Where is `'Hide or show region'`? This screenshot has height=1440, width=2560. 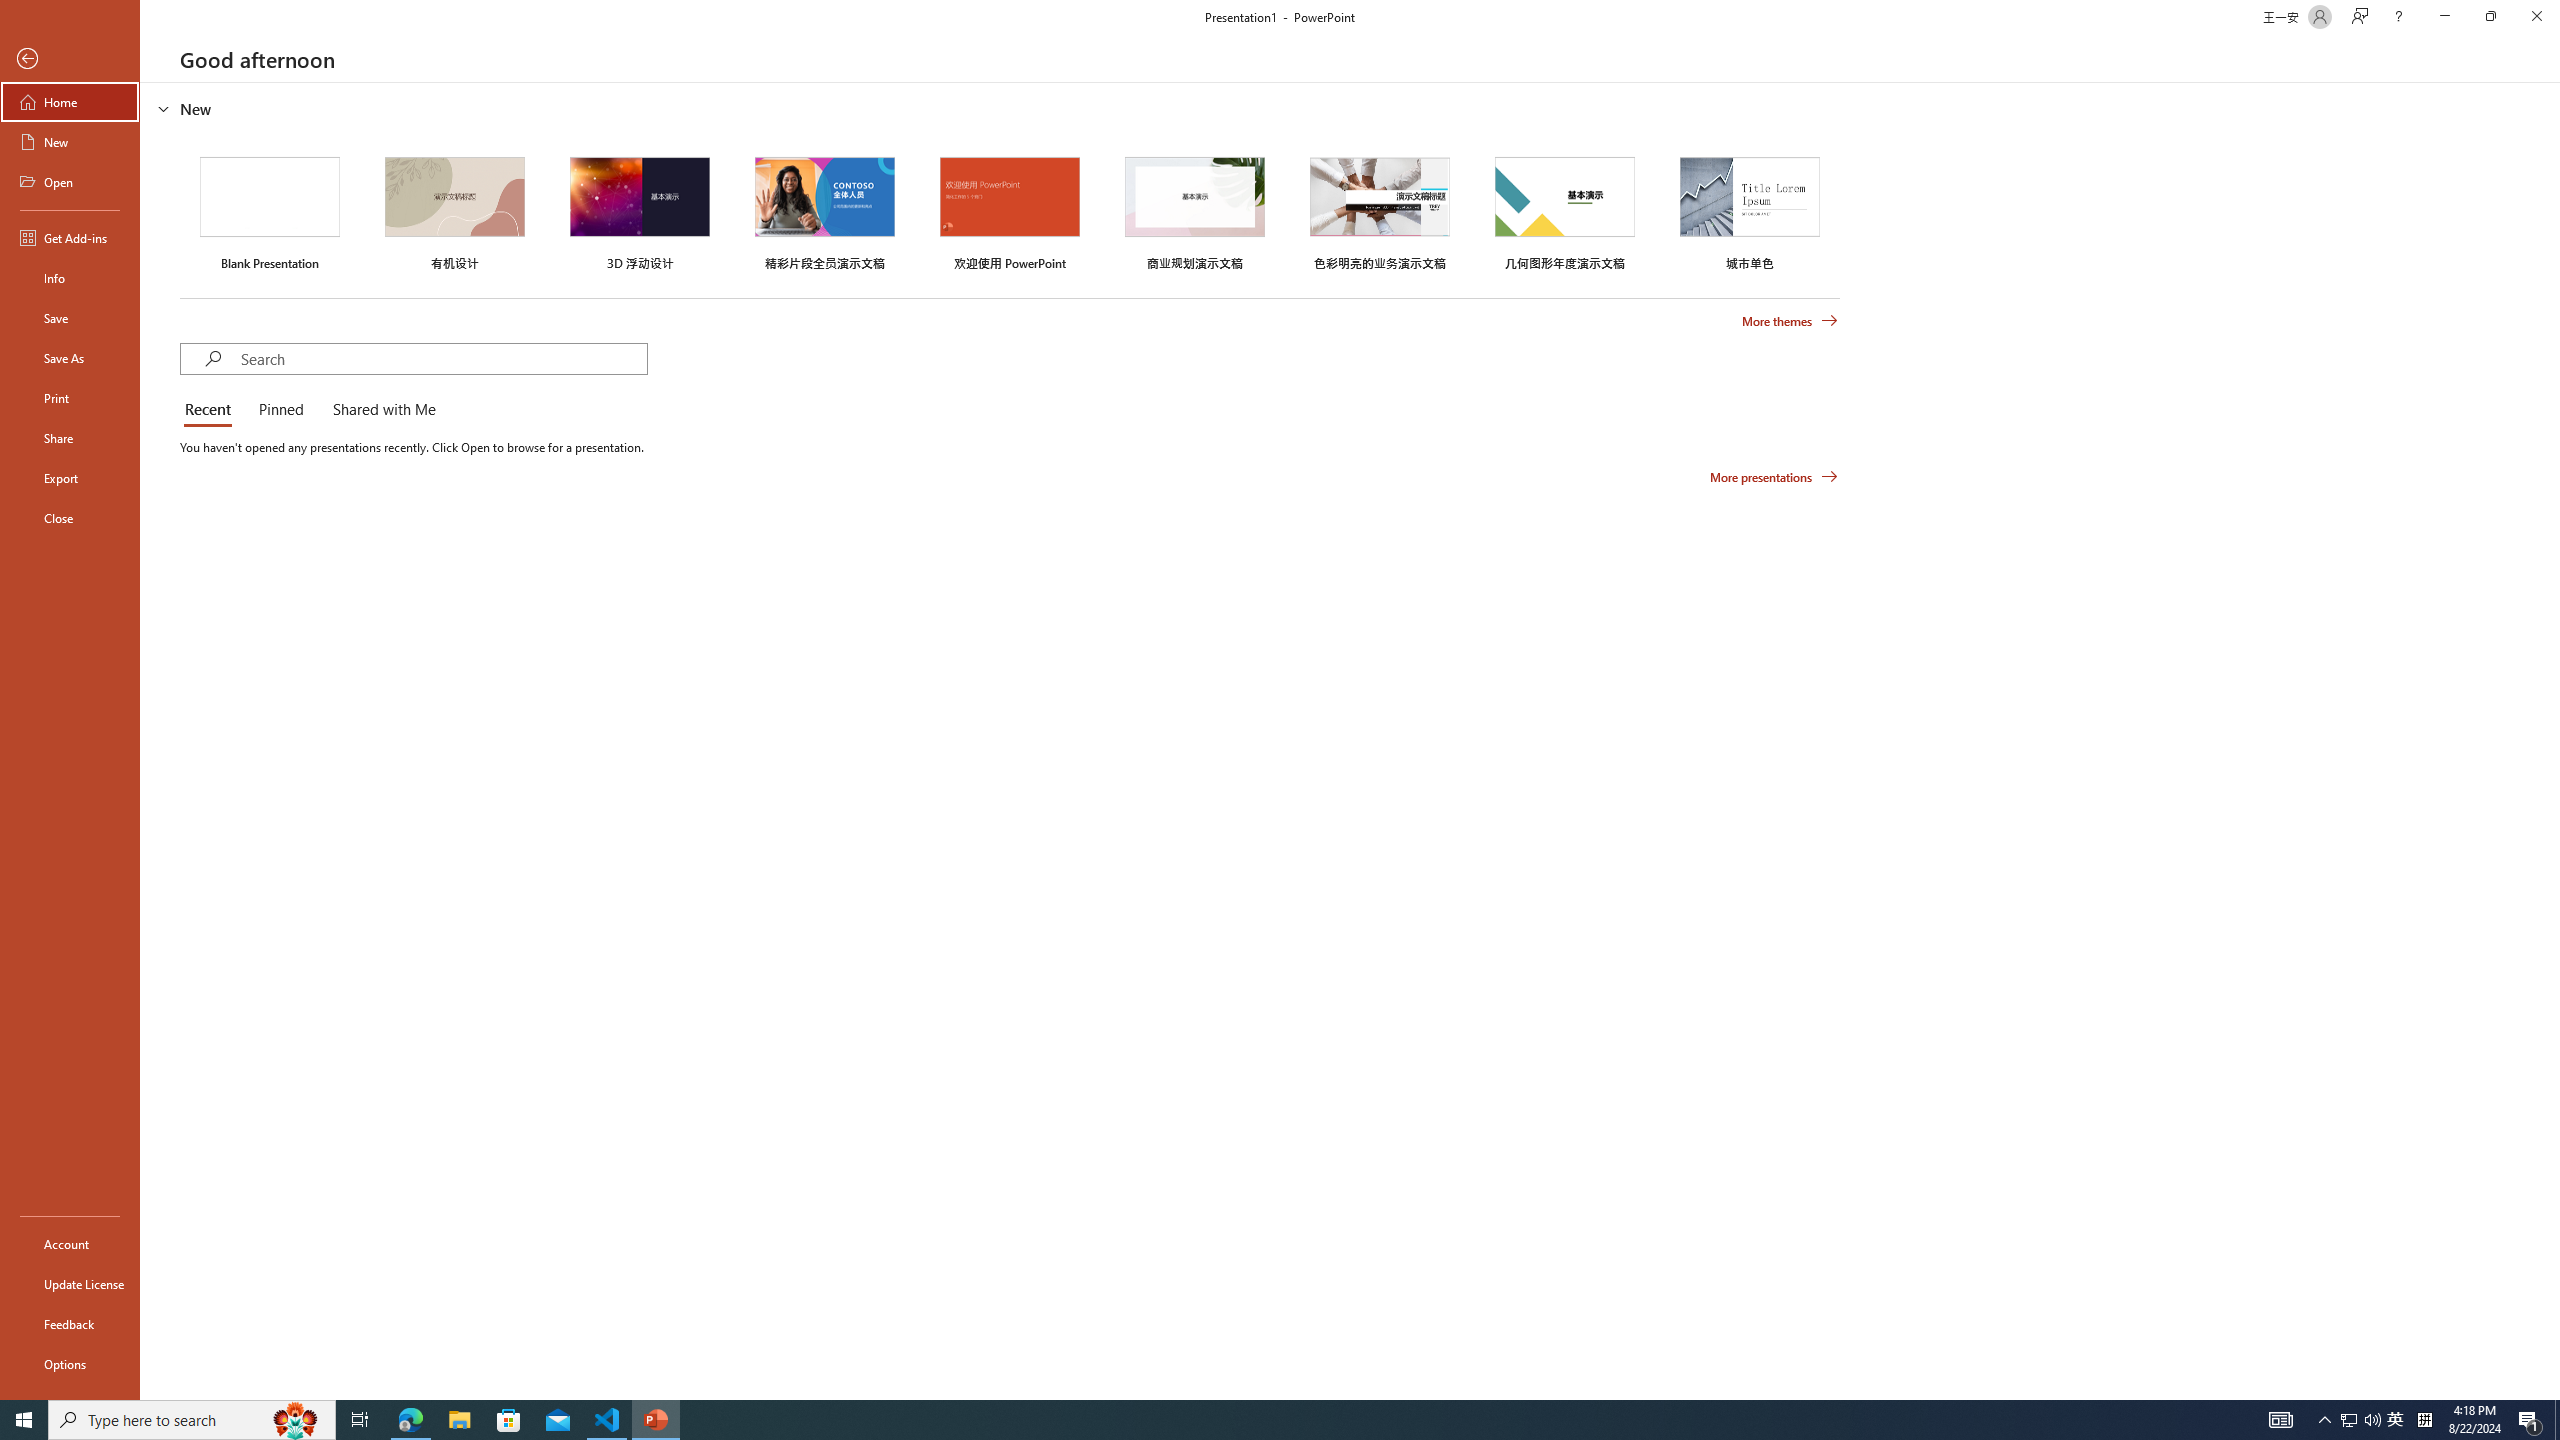
'Hide or show region' is located at coordinates (163, 107).